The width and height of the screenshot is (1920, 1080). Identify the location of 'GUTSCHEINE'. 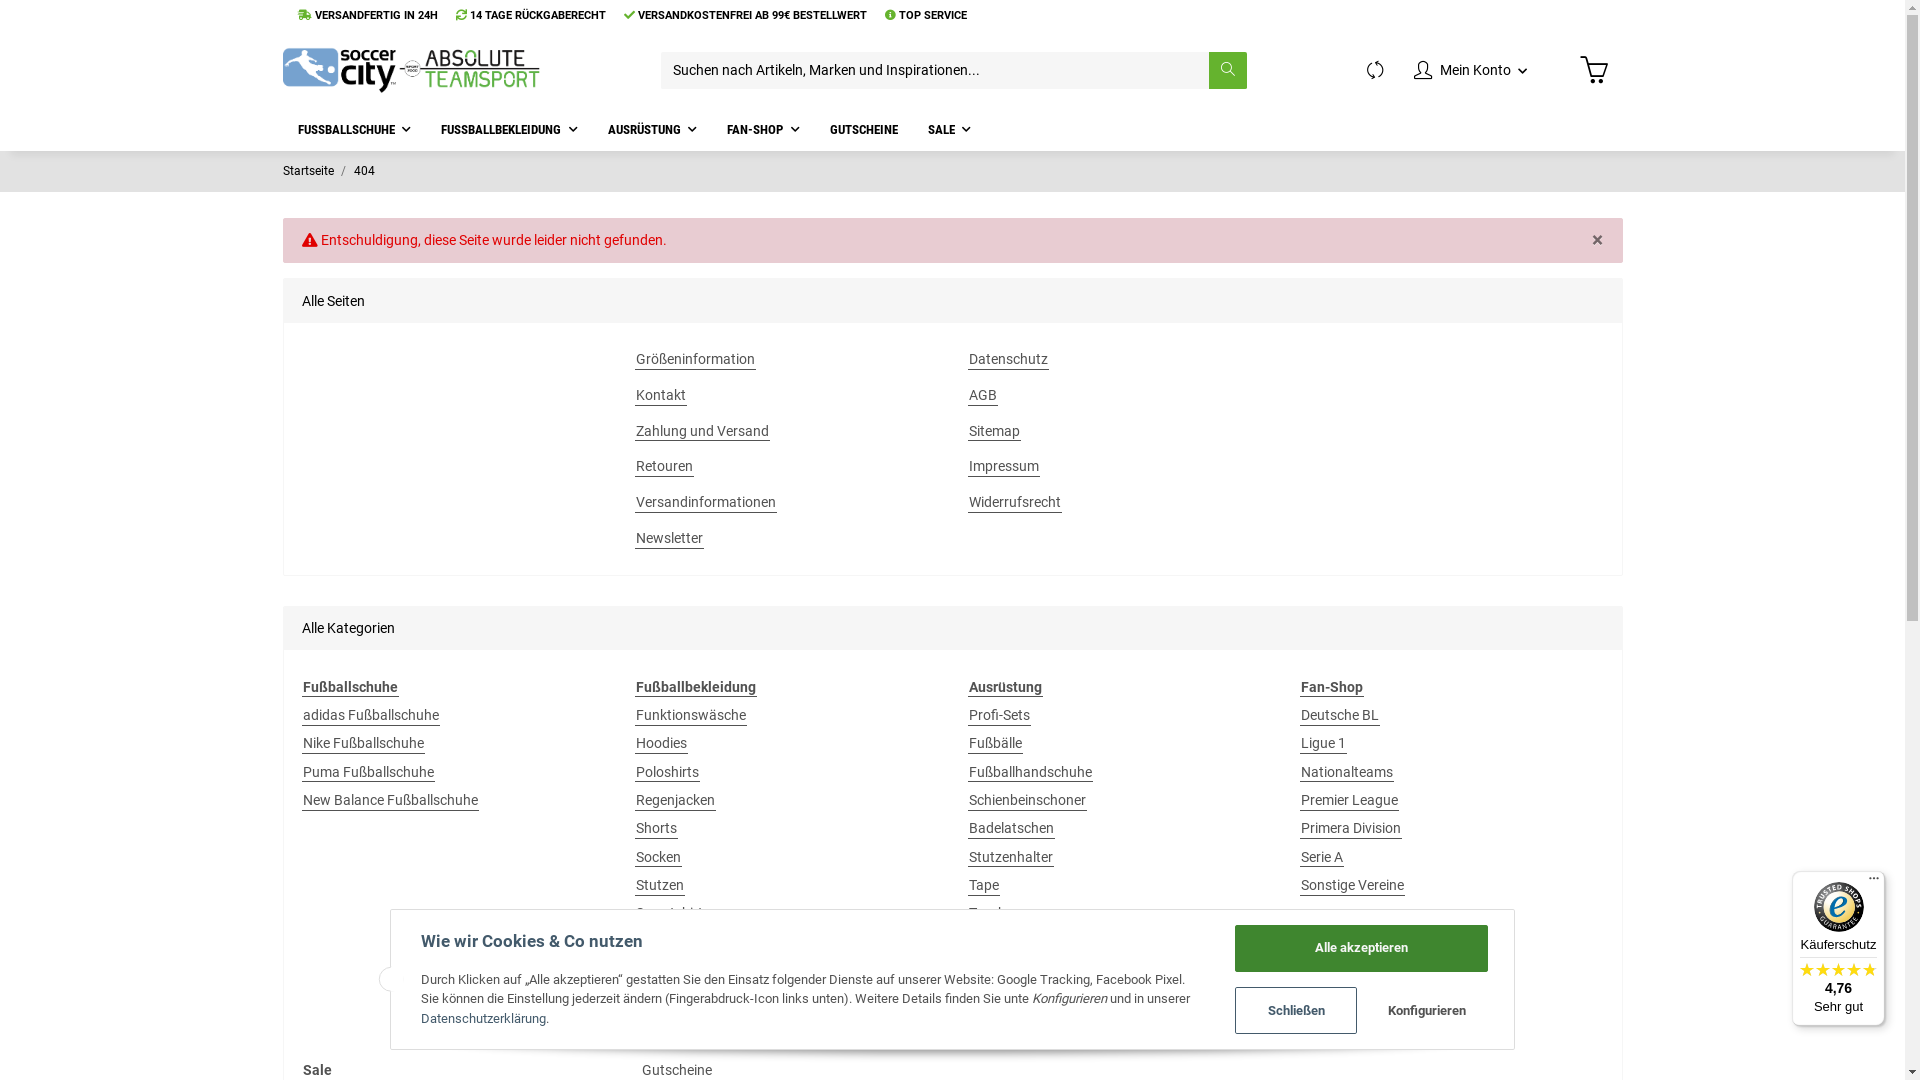
(863, 130).